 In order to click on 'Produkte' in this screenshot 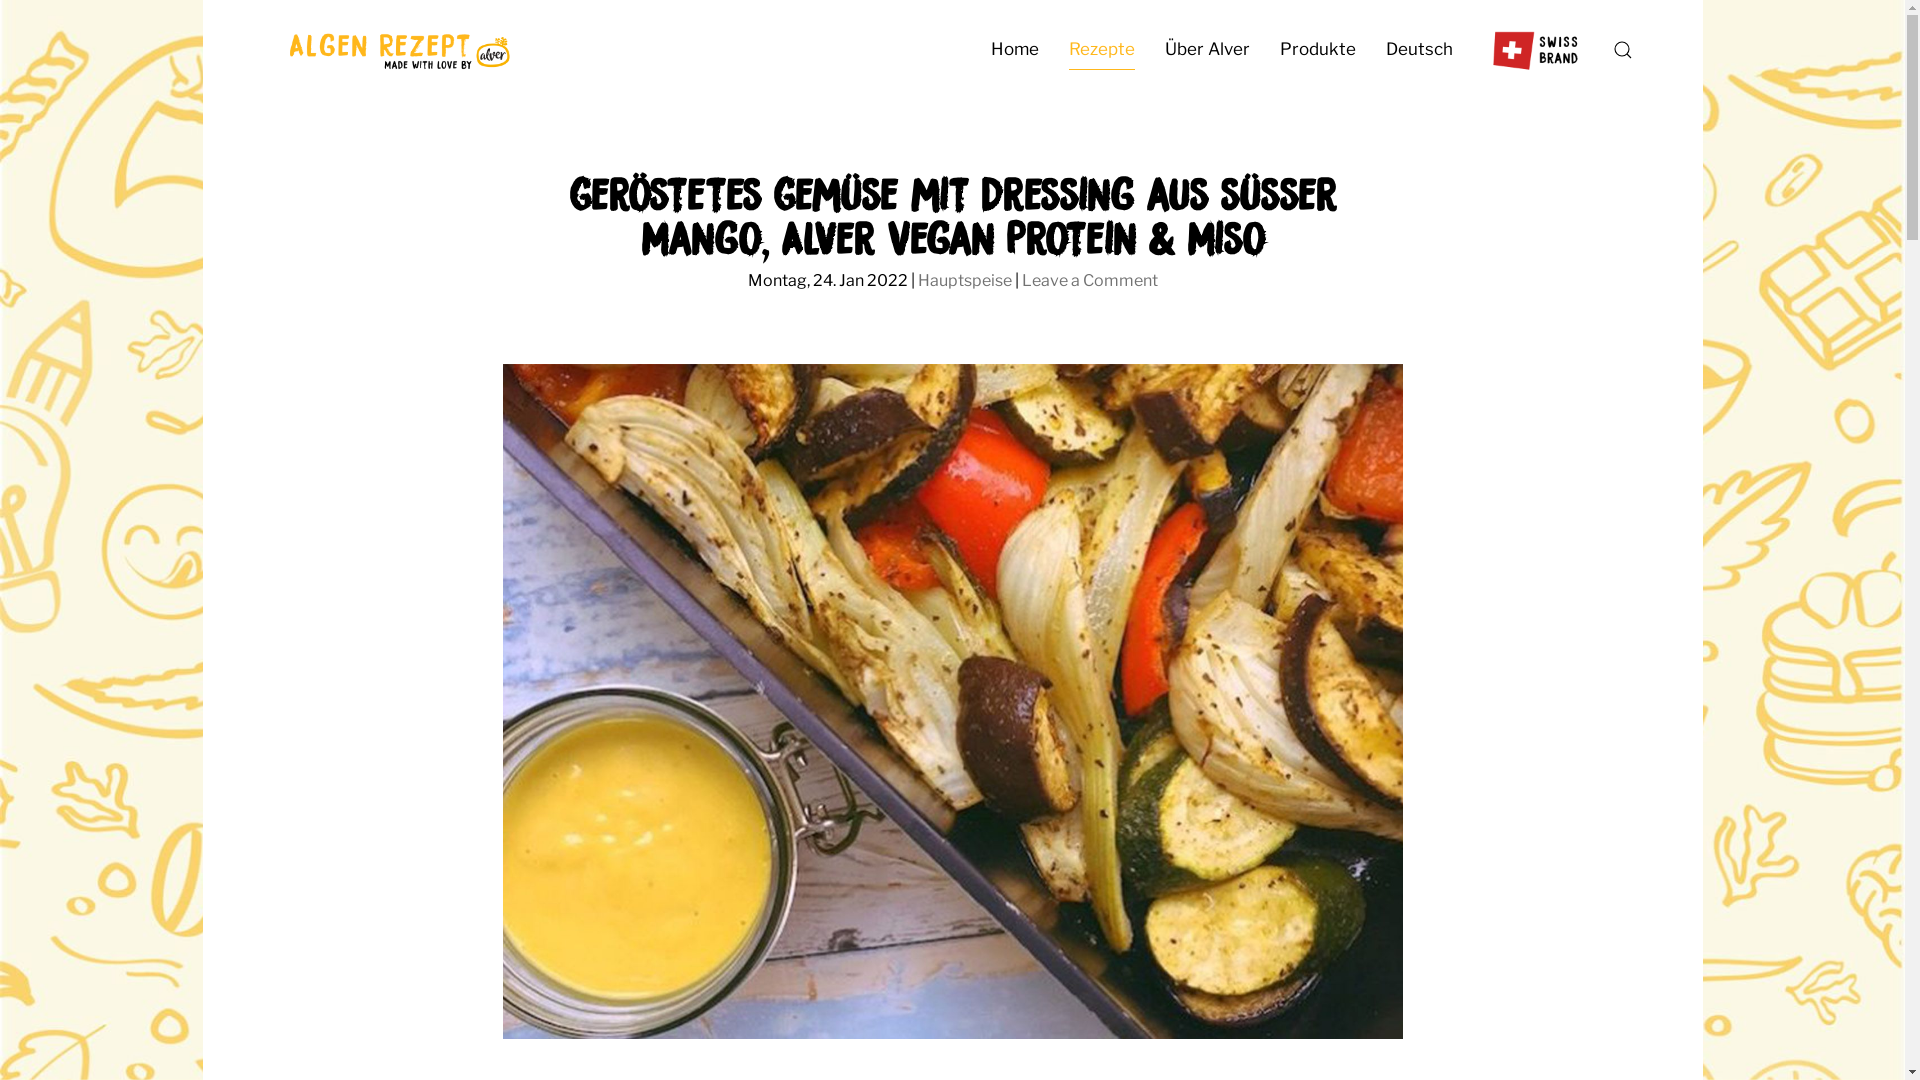, I will do `click(1316, 49)`.